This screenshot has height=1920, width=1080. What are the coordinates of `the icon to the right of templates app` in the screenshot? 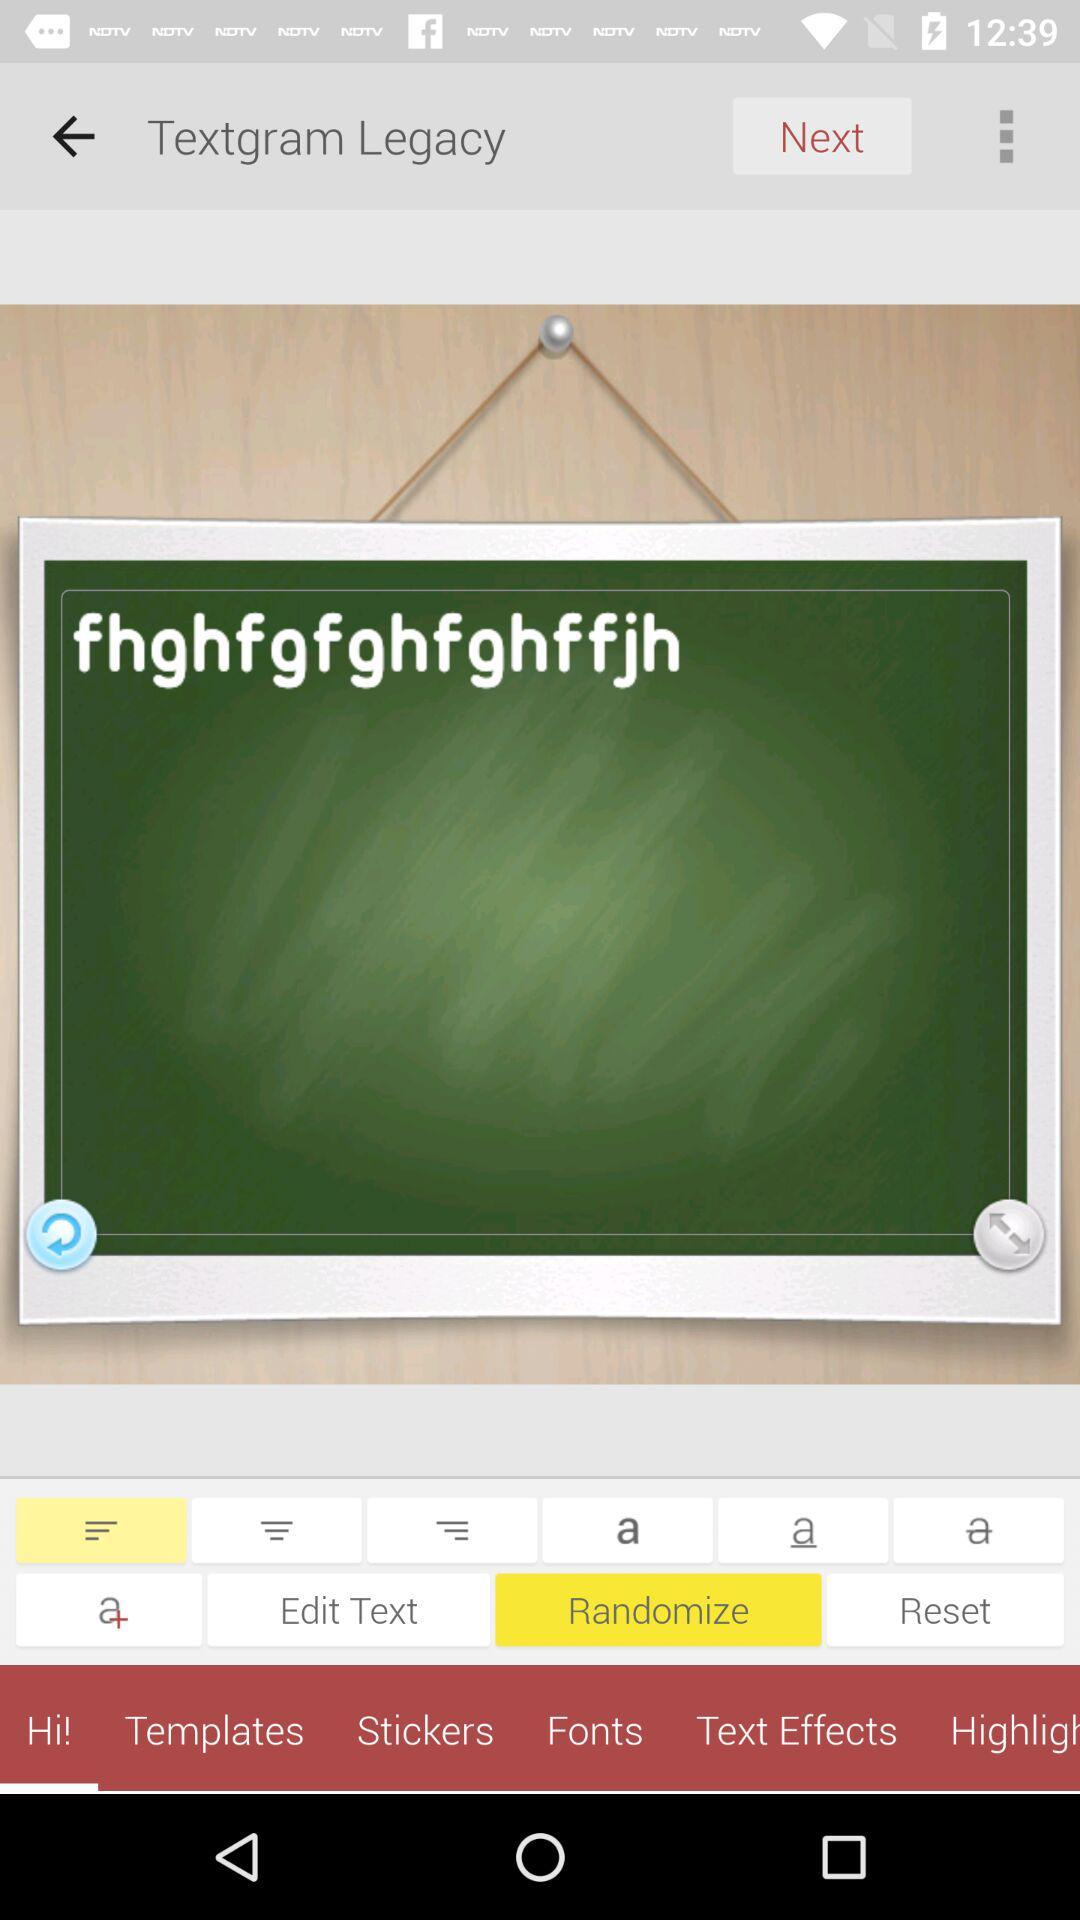 It's located at (424, 1728).